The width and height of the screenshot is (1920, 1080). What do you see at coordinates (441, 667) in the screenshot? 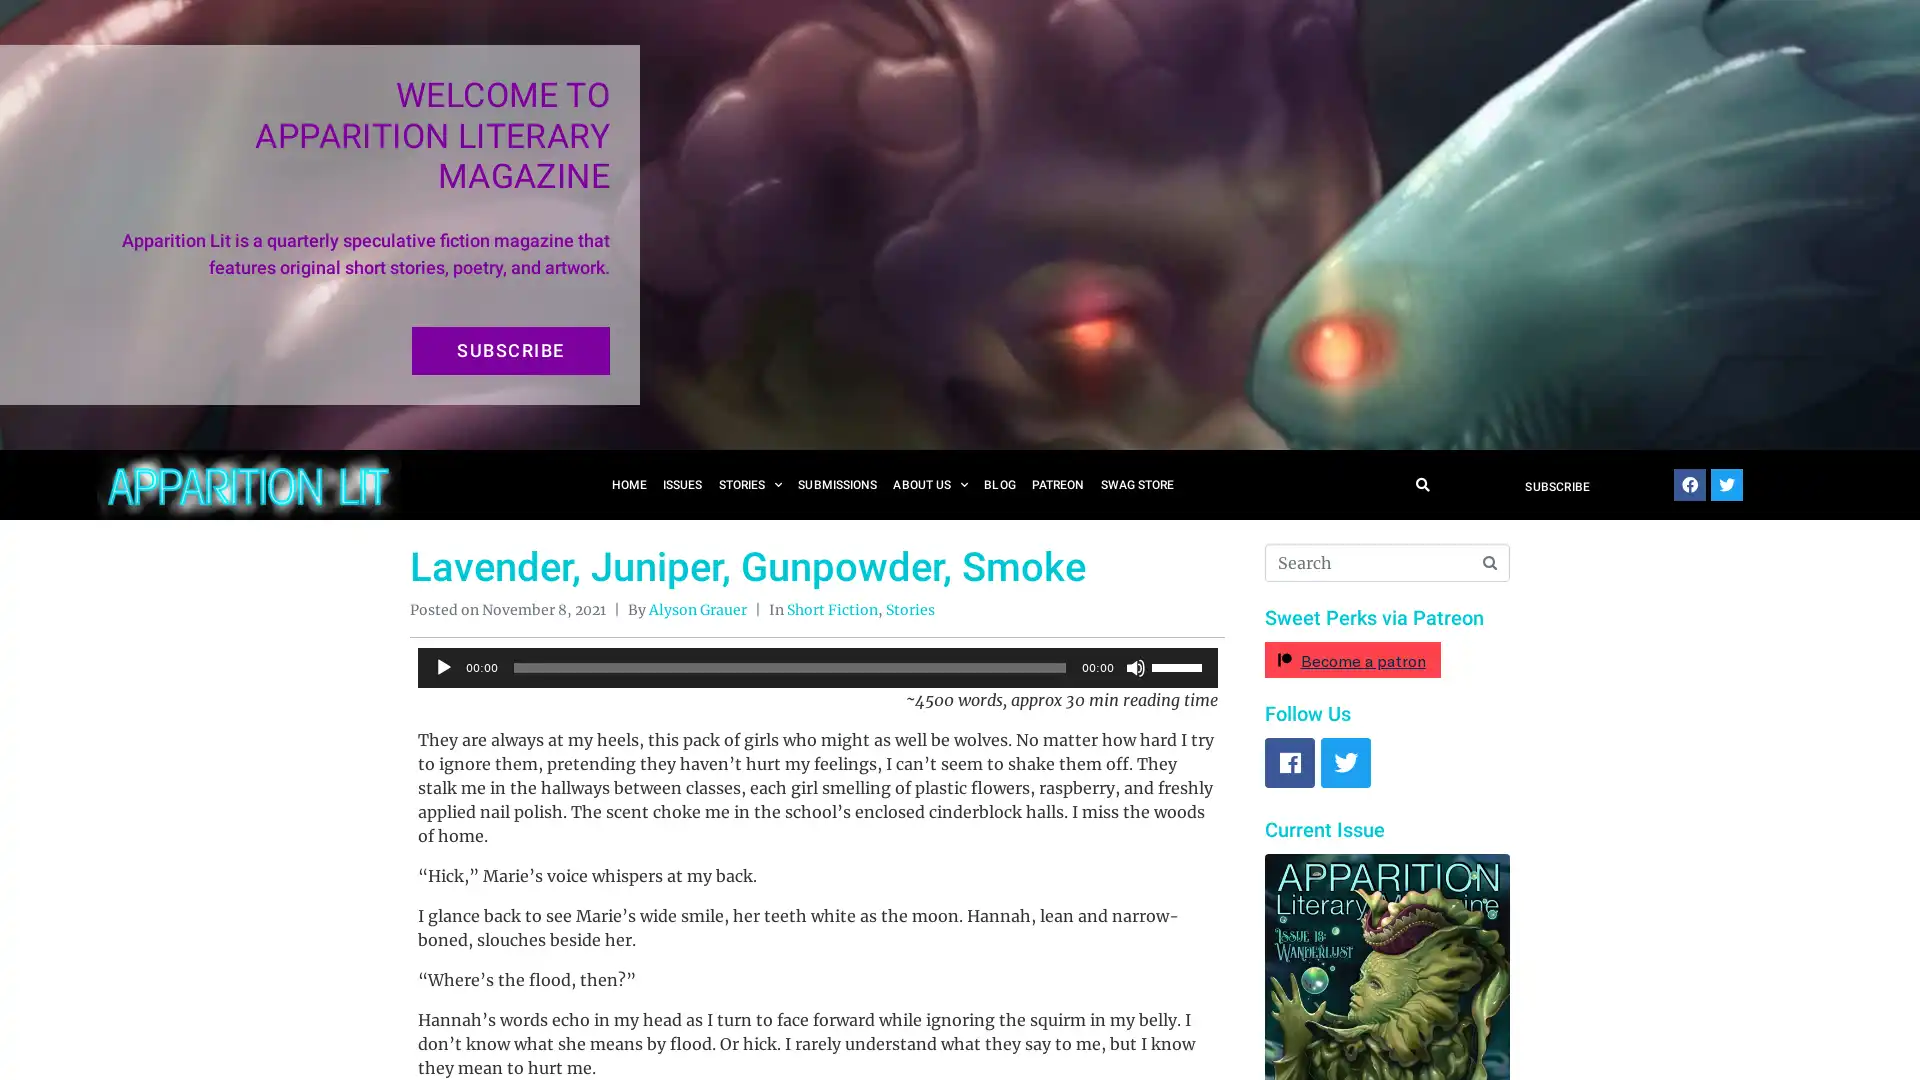
I see `Play` at bounding box center [441, 667].